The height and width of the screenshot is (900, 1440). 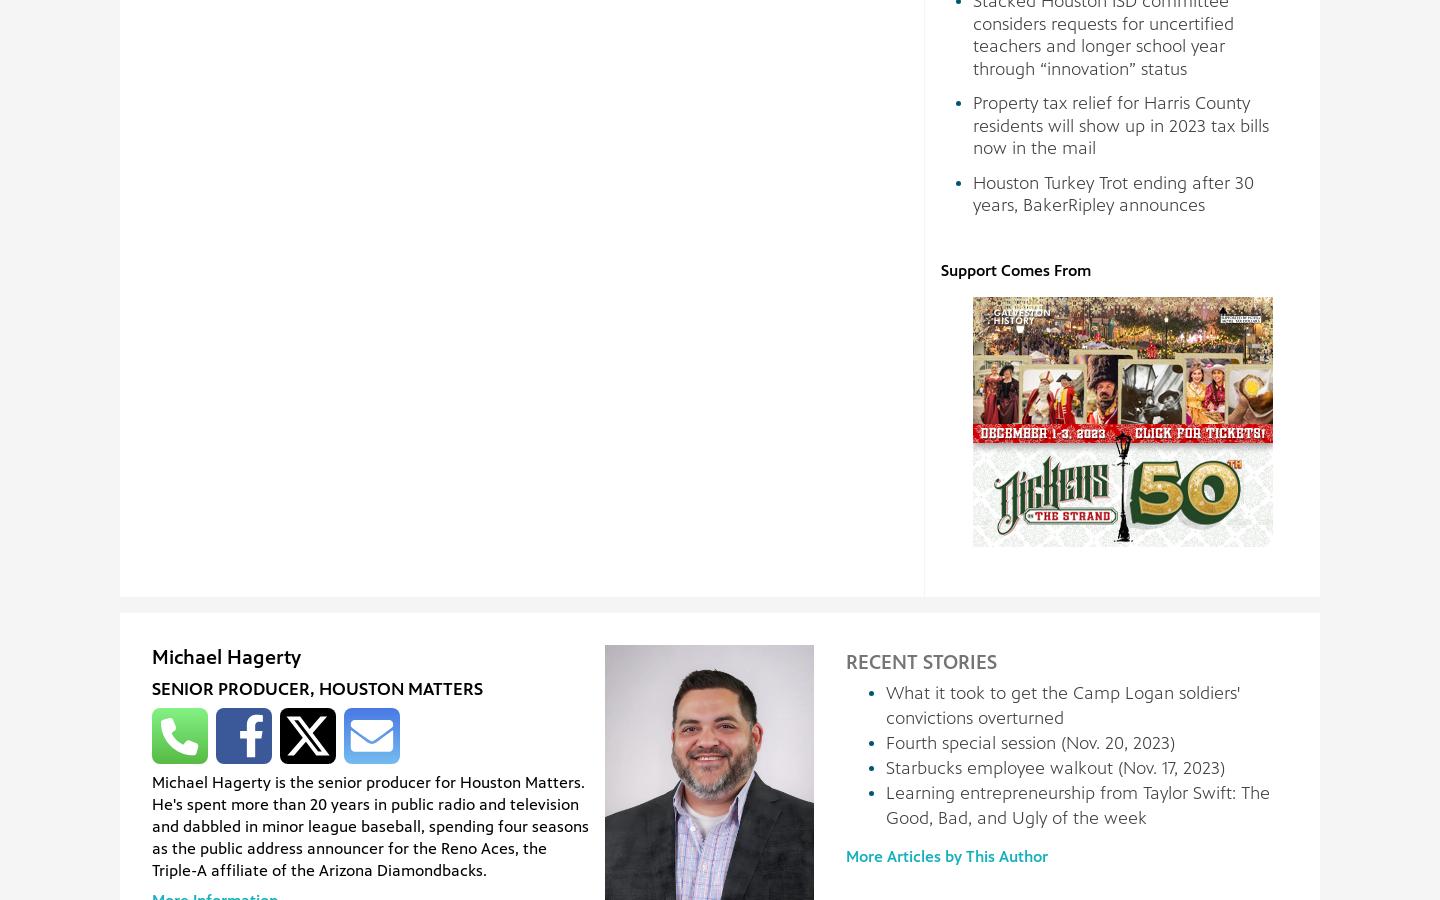 I want to click on 'Michael Hagerty', so click(x=226, y=656).